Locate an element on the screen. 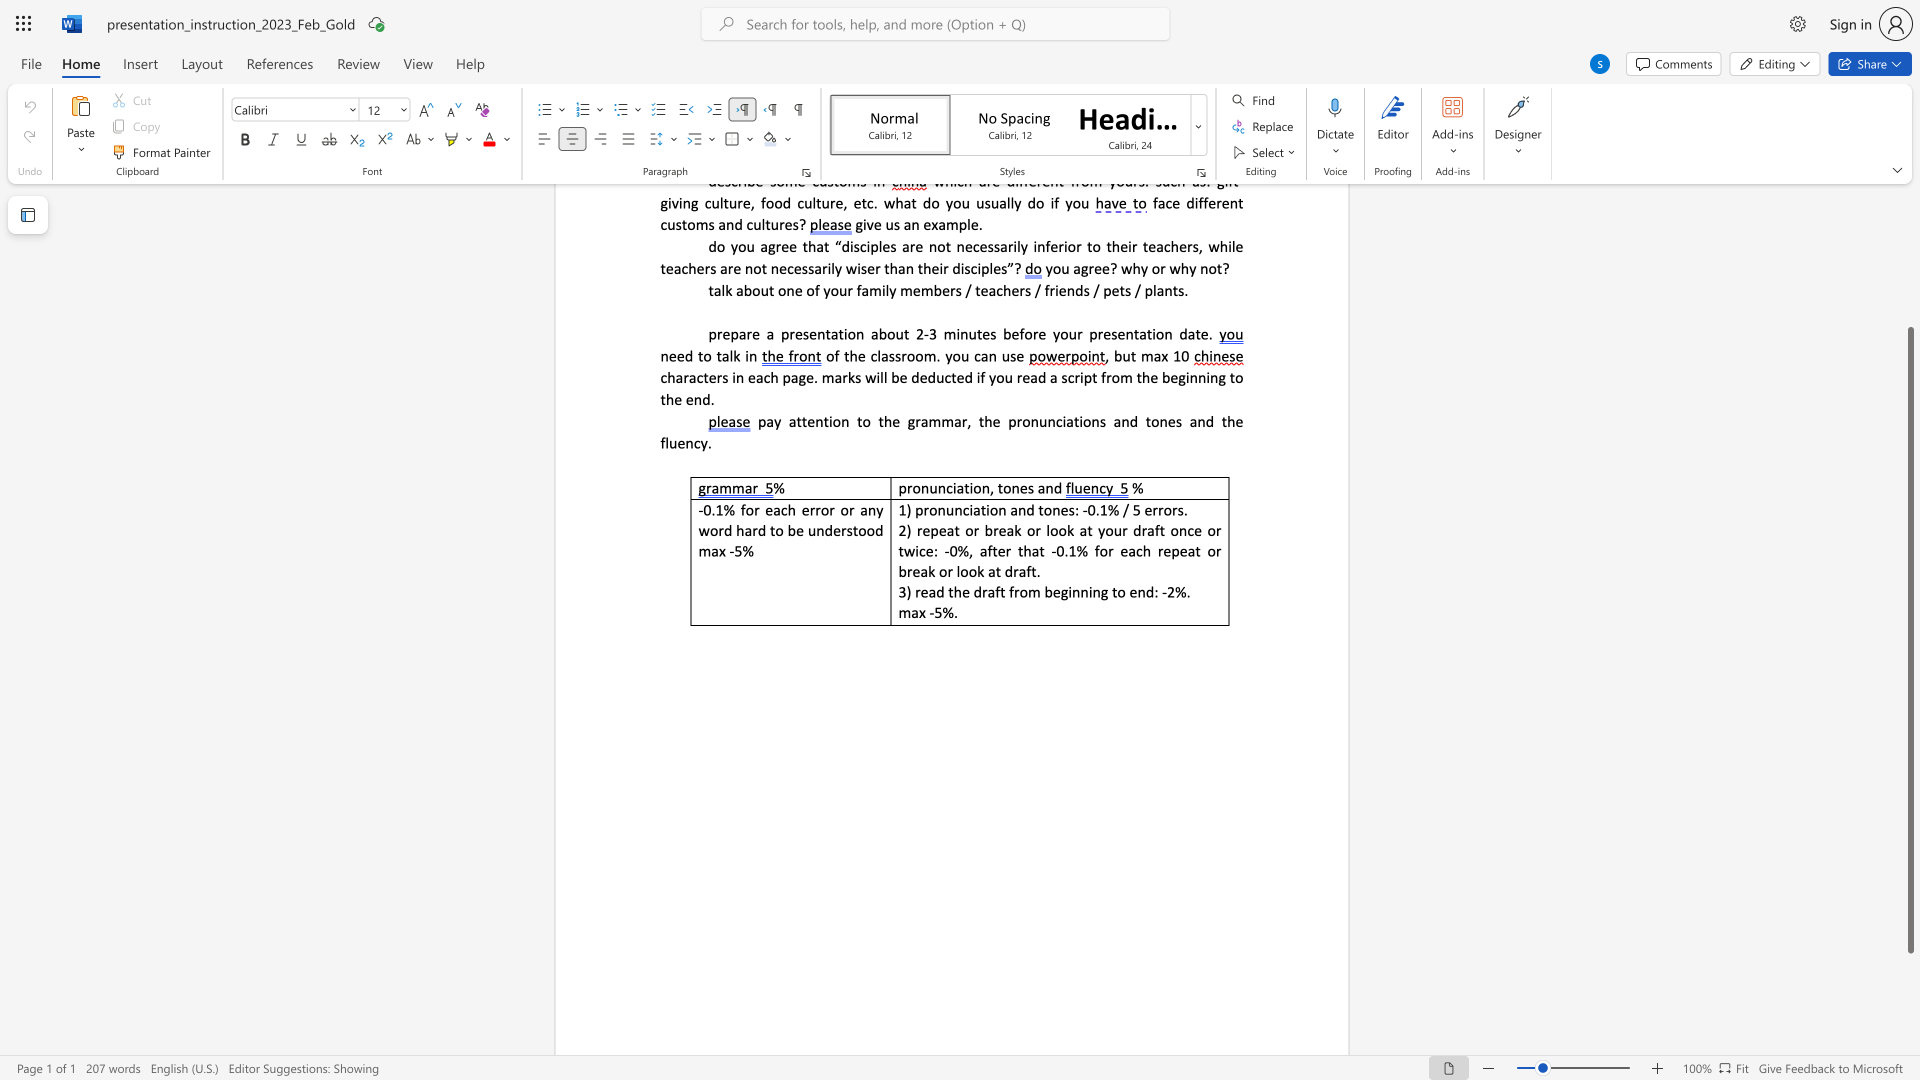 This screenshot has height=1080, width=1920. the scrollbar and move down 90 pixels is located at coordinates (1909, 640).